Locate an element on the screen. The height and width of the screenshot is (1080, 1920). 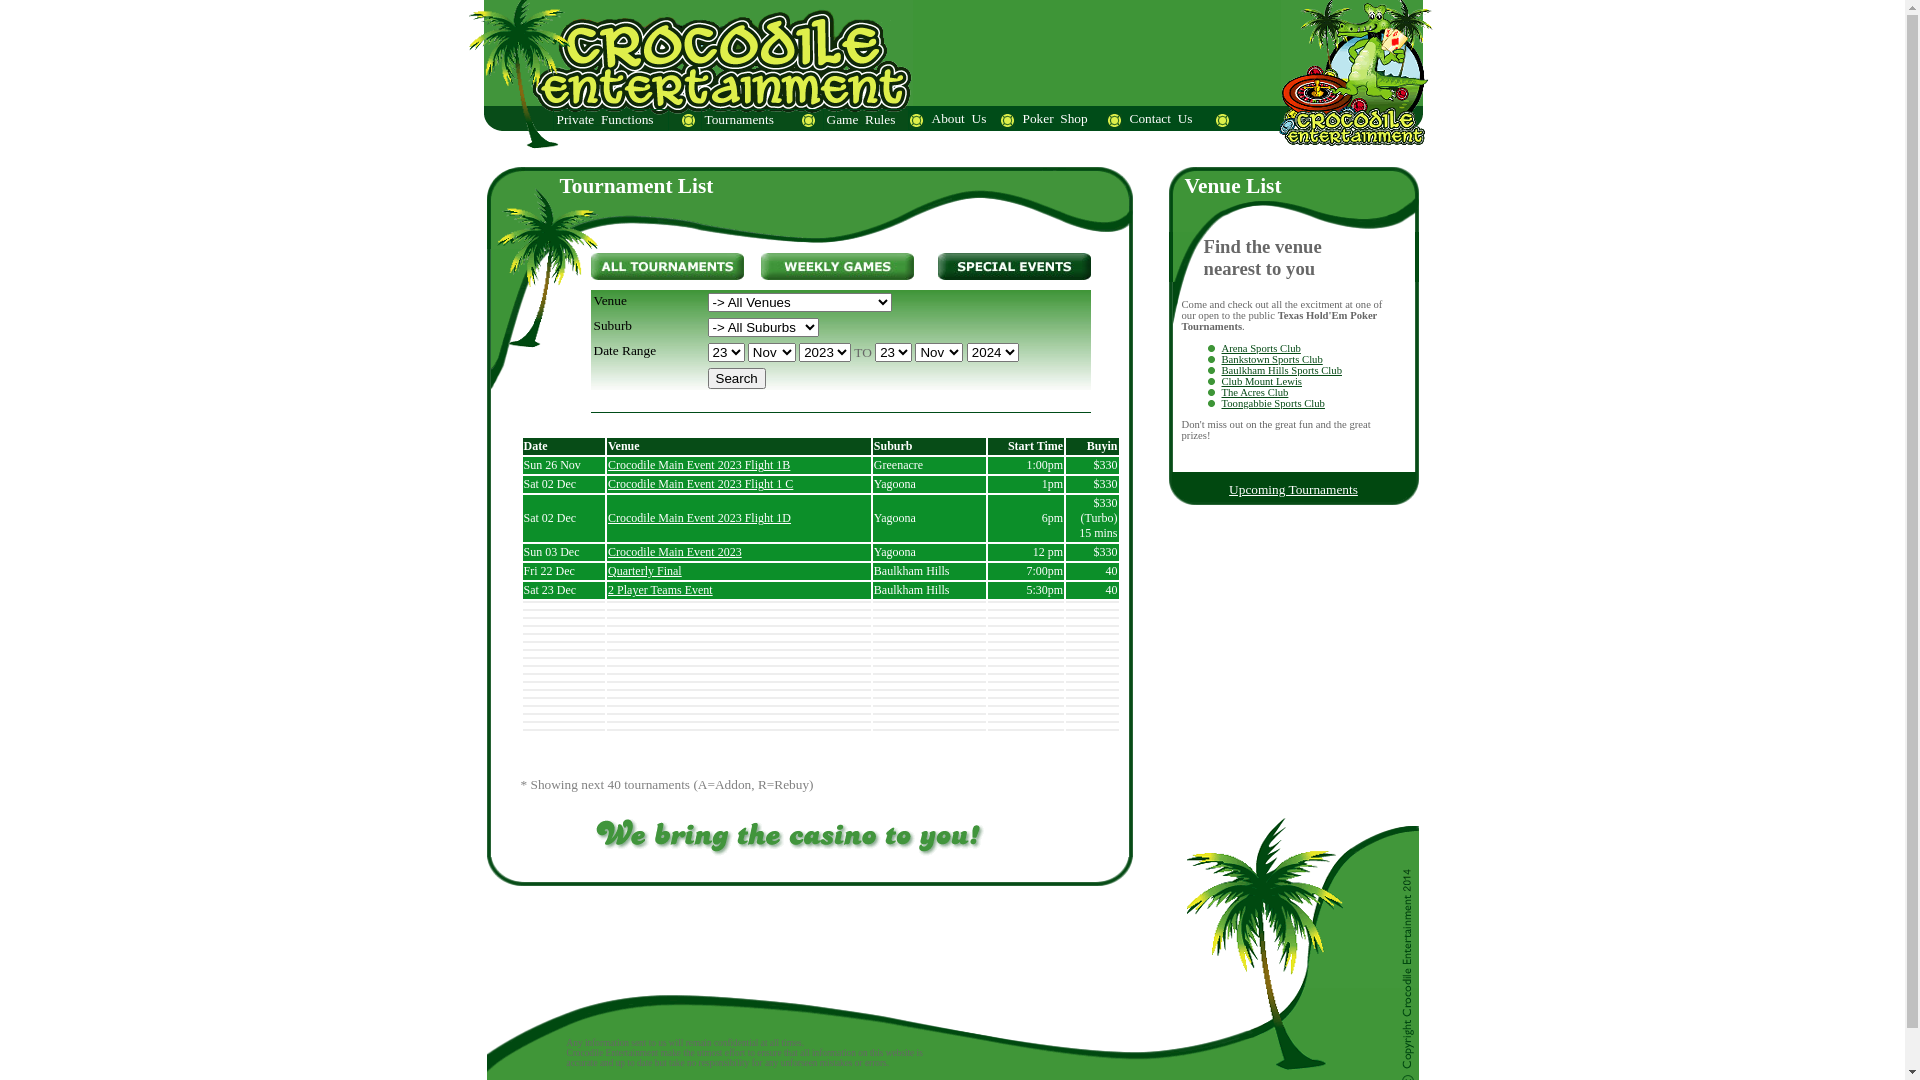
'Club Mount Lewis' is located at coordinates (1261, 381).